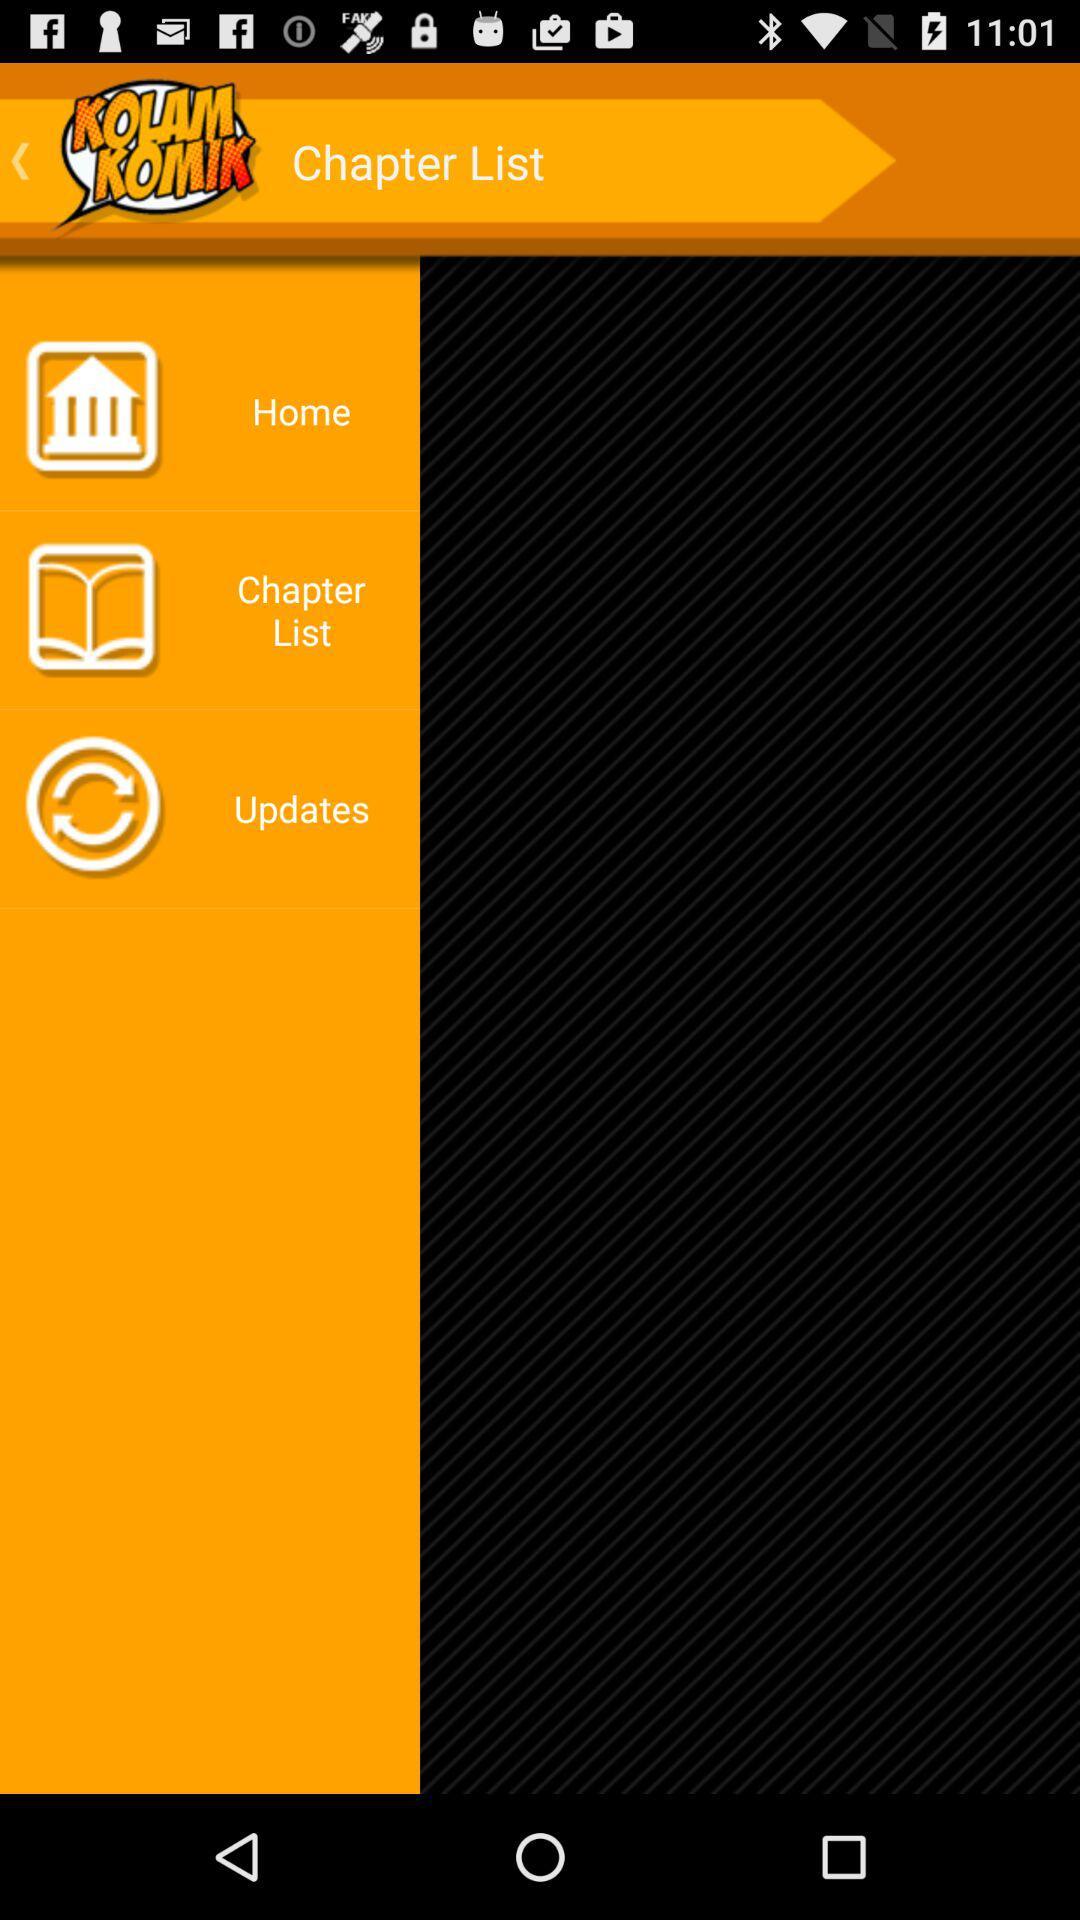  What do you see at coordinates (540, 927) in the screenshot?
I see `the icon at the center` at bounding box center [540, 927].